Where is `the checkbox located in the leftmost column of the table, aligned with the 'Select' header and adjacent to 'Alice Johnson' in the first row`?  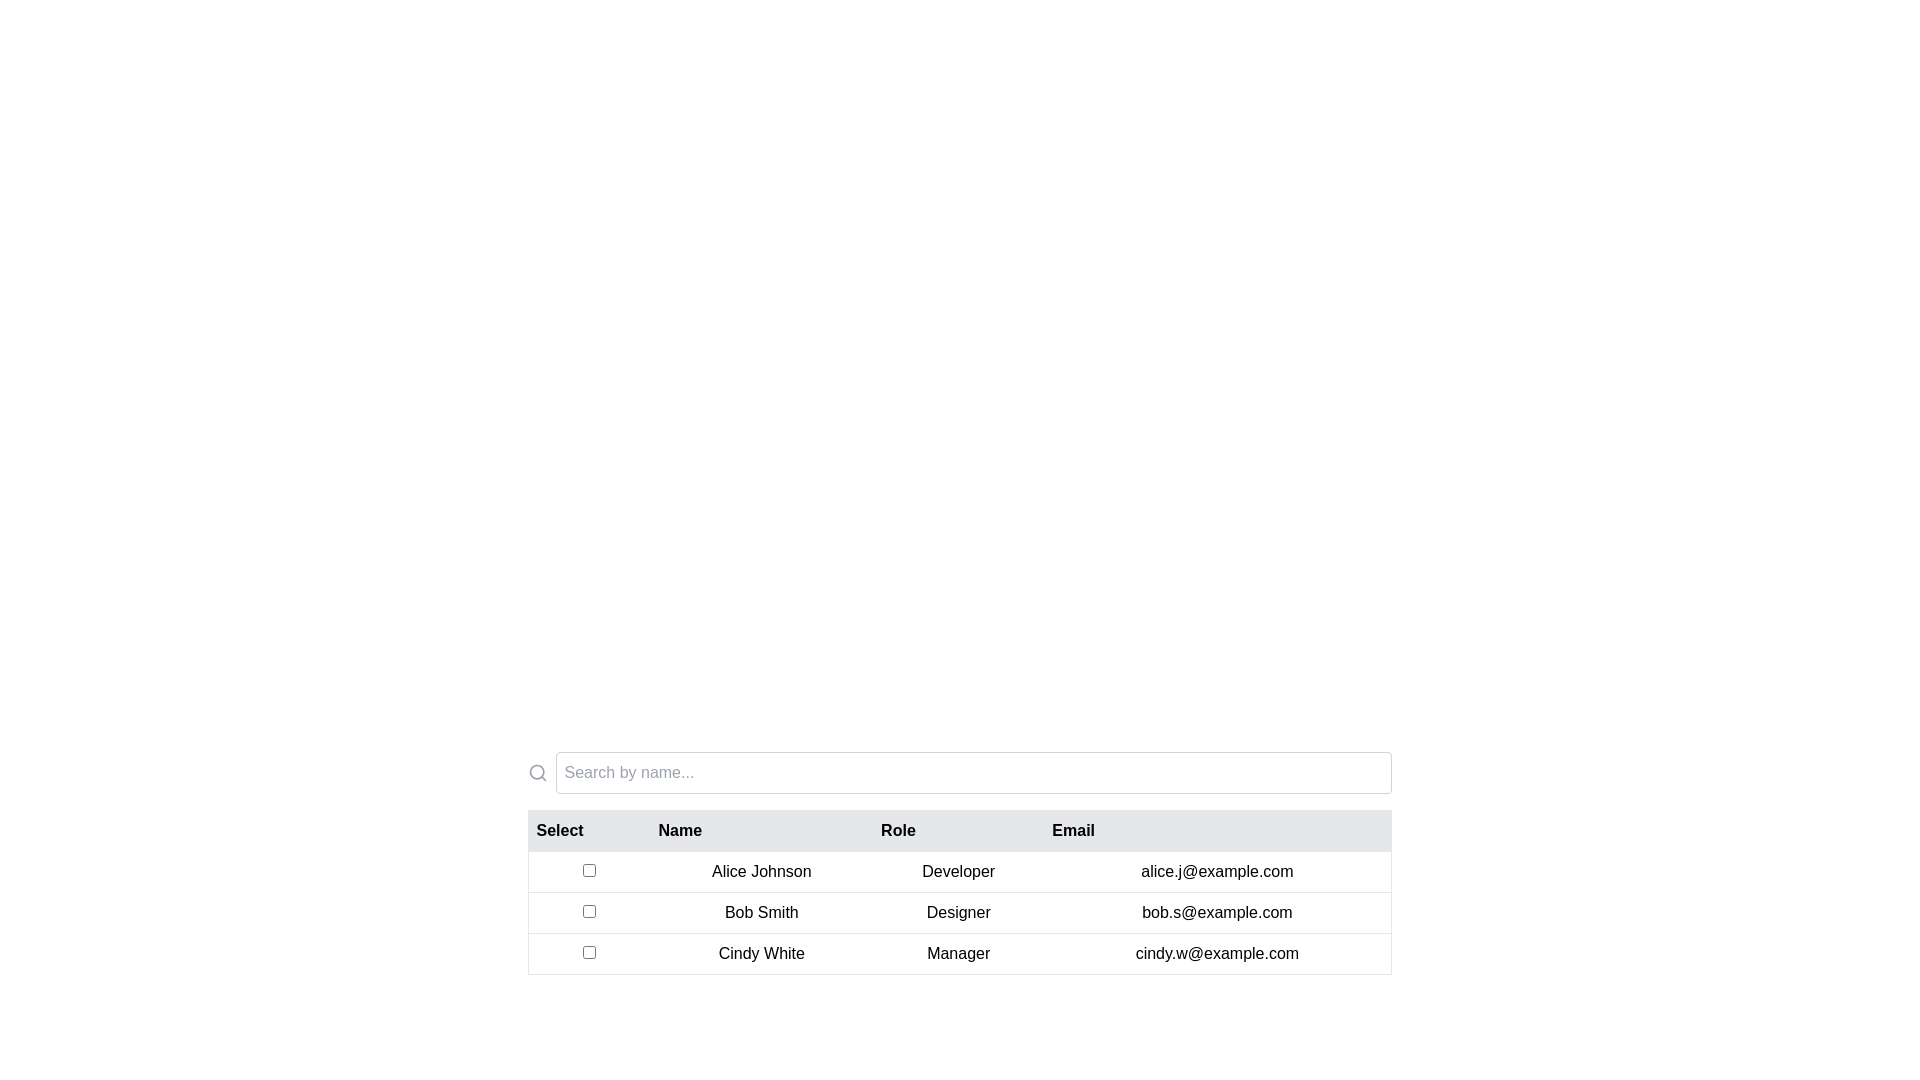
the checkbox located in the leftmost column of the table, aligned with the 'Select' header and adjacent to 'Alice Johnson' in the first row is located at coordinates (588, 869).